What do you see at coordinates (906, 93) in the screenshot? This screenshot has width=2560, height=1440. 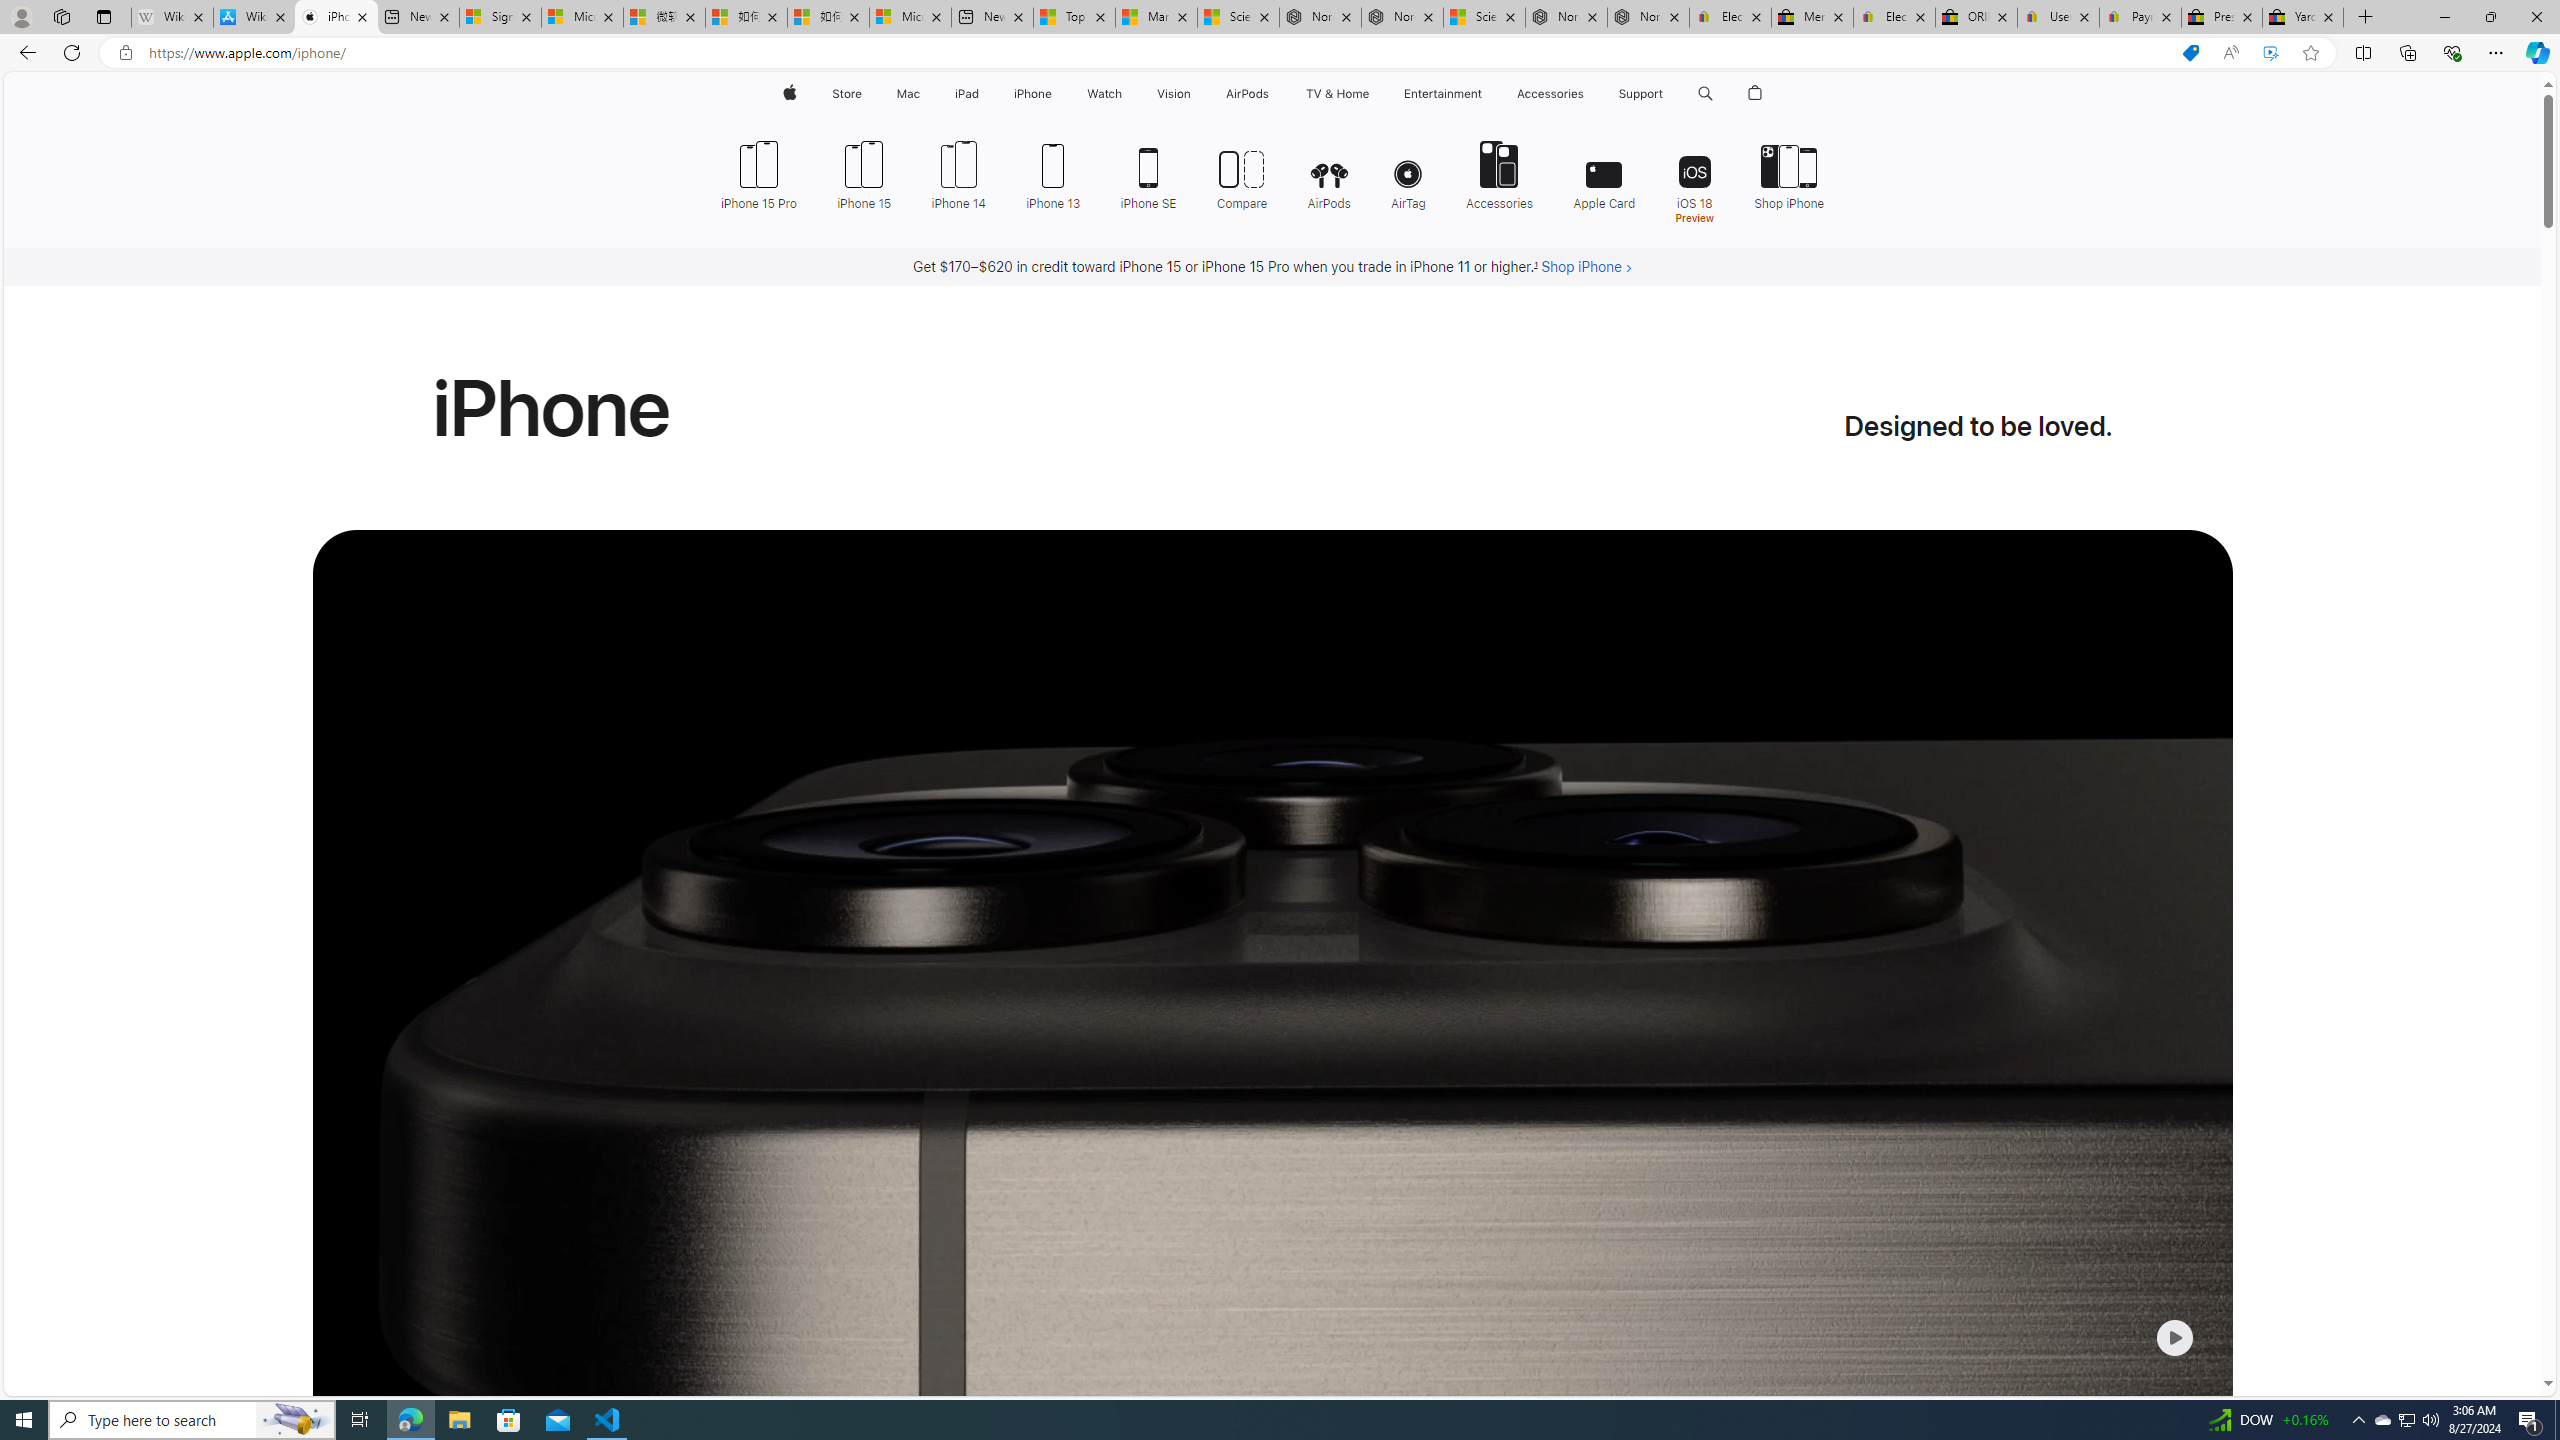 I see `'Mac'` at bounding box center [906, 93].